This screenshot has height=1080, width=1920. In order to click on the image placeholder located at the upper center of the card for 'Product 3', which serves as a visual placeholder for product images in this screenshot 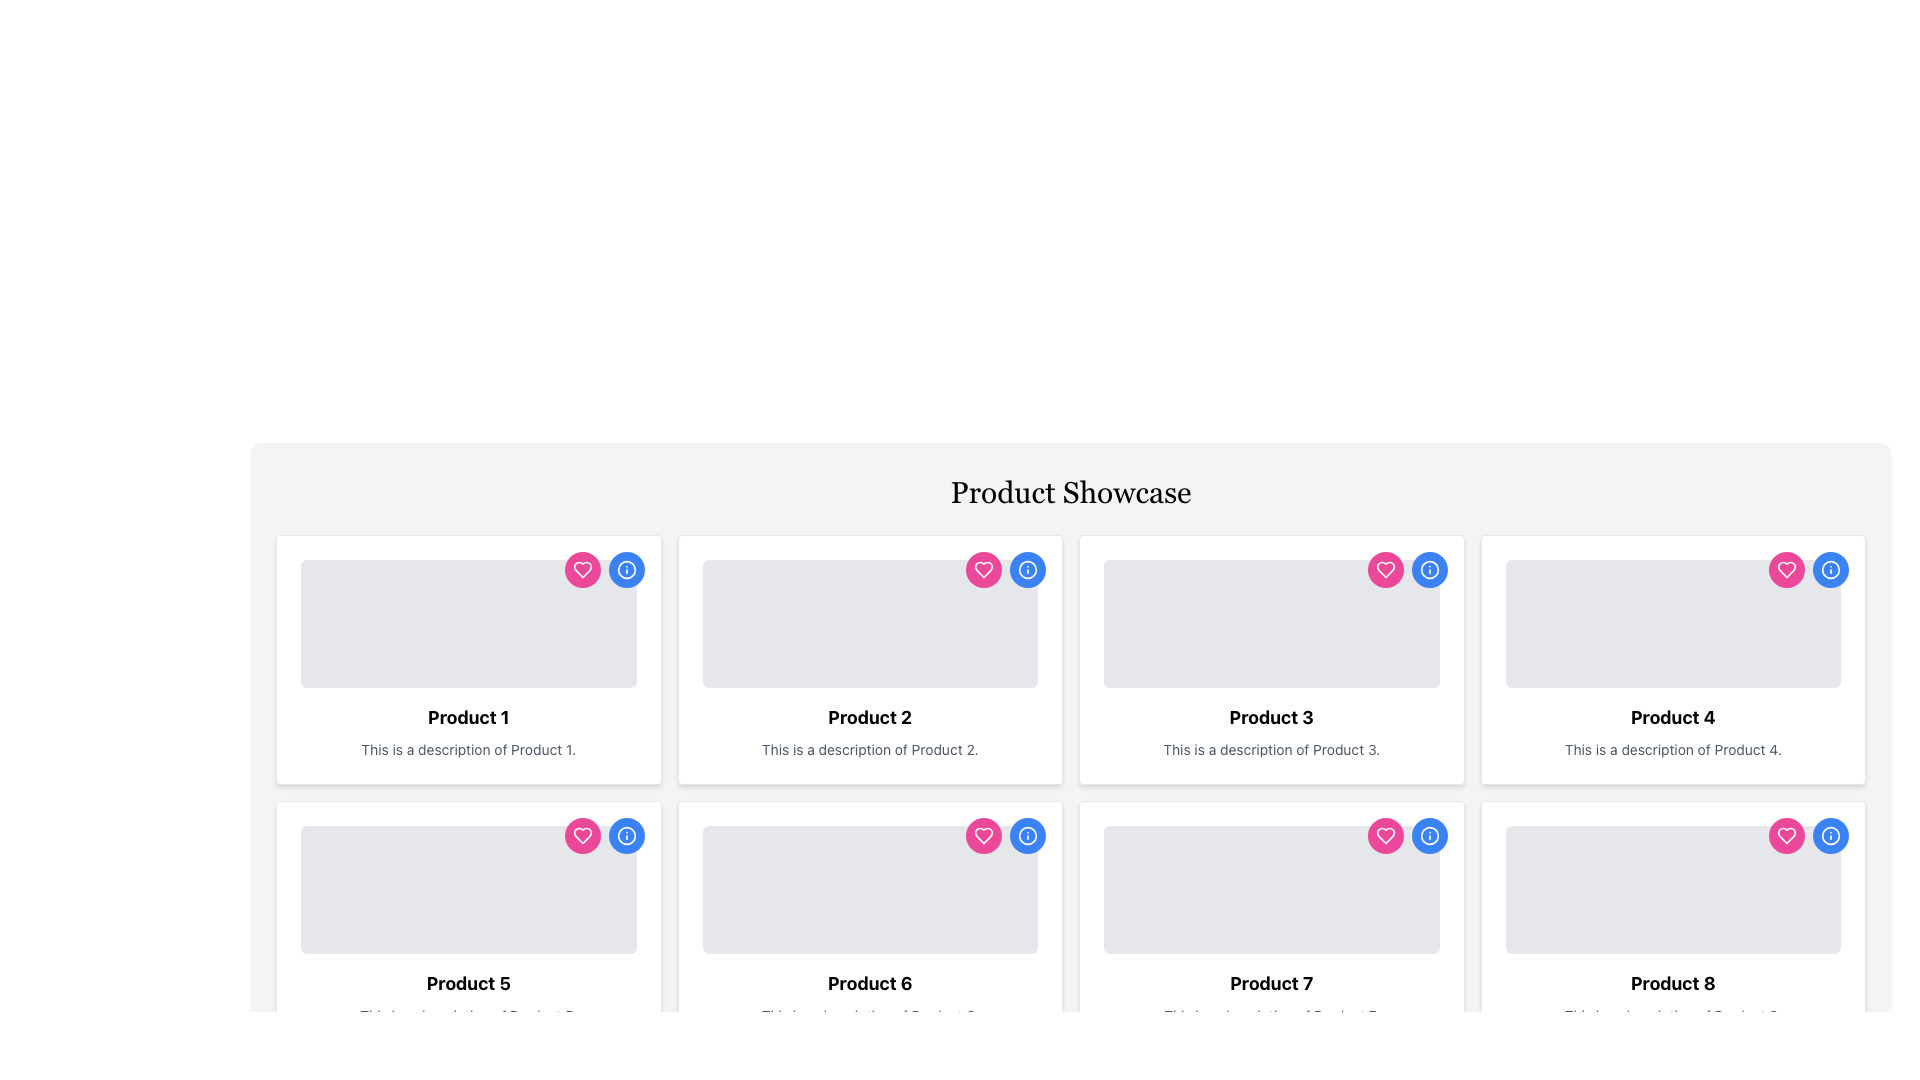, I will do `click(1270, 623)`.